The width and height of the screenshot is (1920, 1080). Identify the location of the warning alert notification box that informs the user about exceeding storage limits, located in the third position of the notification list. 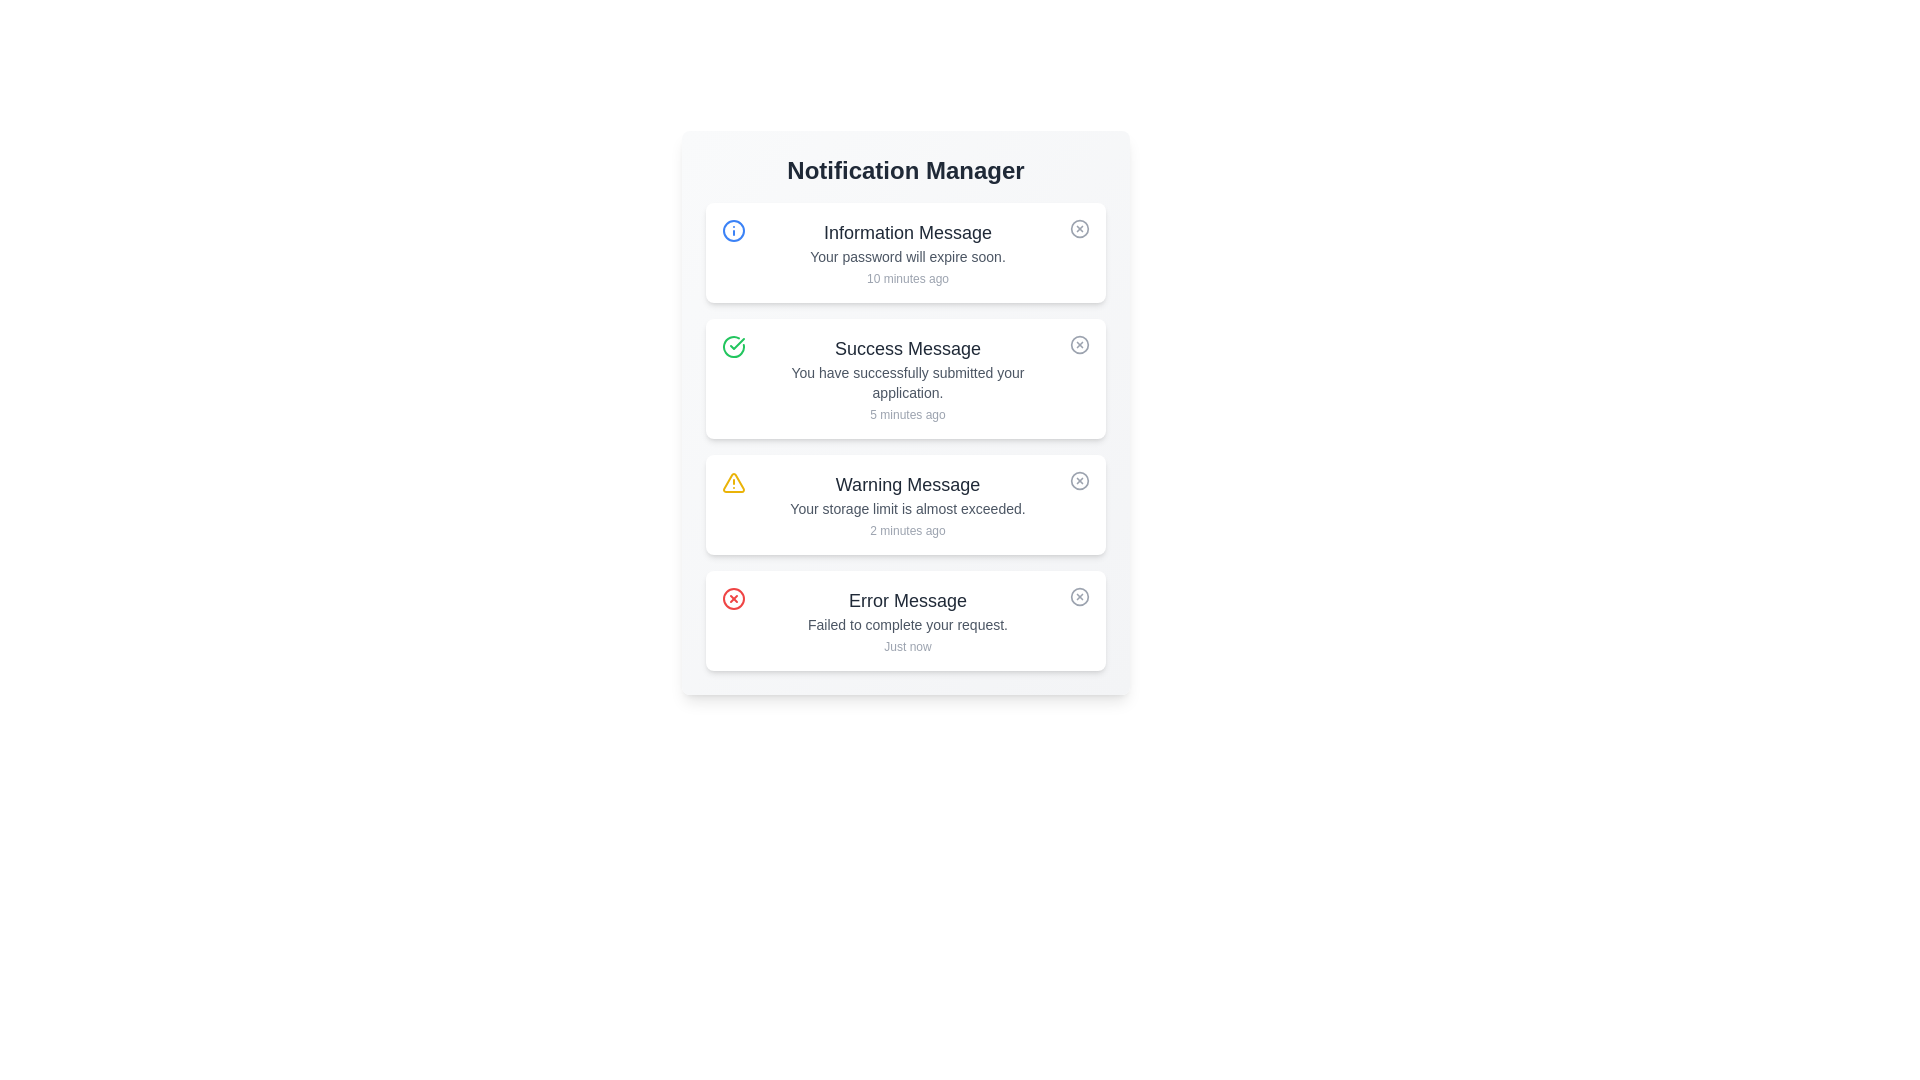
(906, 504).